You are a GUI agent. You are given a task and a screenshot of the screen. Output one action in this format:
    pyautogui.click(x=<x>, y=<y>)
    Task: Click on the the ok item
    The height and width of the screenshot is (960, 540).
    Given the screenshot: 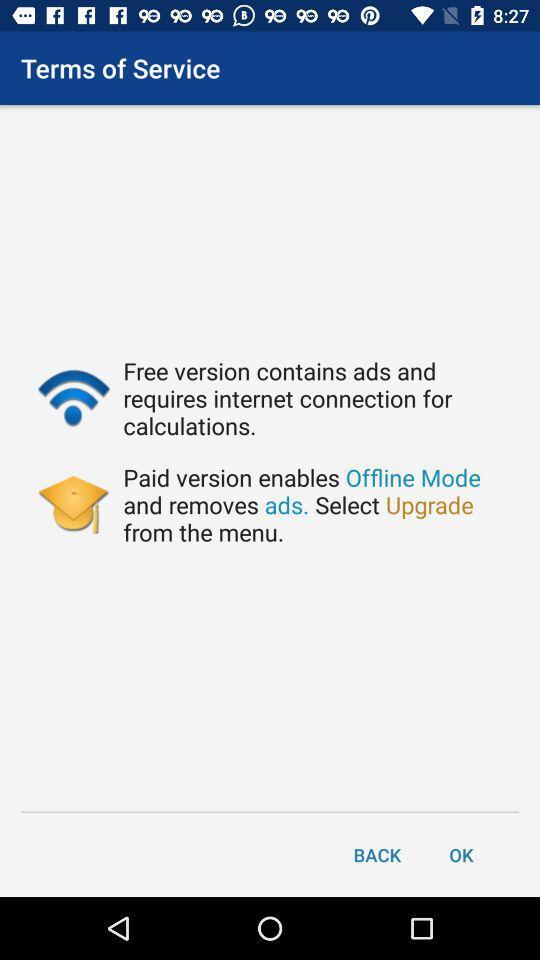 What is the action you would take?
    pyautogui.click(x=461, y=853)
    